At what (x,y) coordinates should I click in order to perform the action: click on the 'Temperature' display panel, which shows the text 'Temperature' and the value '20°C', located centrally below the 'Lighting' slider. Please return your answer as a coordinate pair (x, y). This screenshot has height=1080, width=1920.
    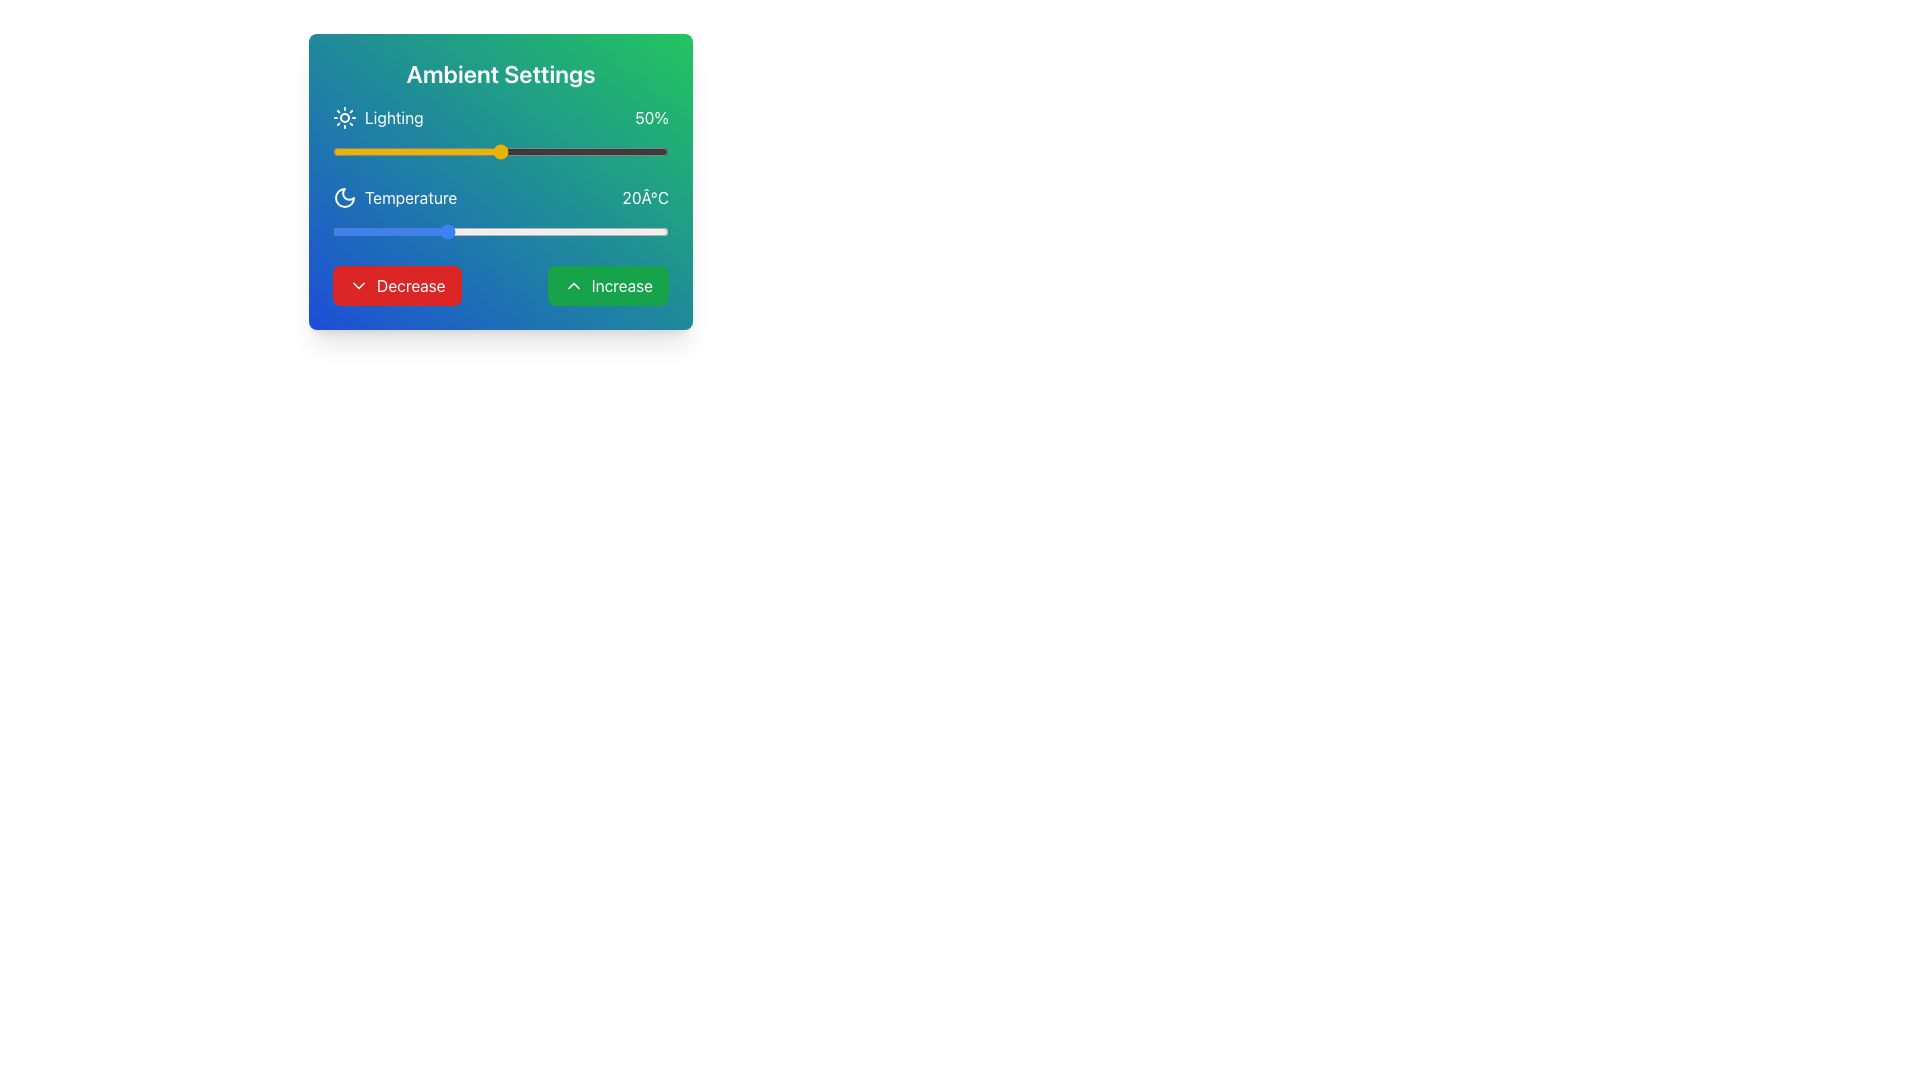
    Looking at the image, I should click on (500, 197).